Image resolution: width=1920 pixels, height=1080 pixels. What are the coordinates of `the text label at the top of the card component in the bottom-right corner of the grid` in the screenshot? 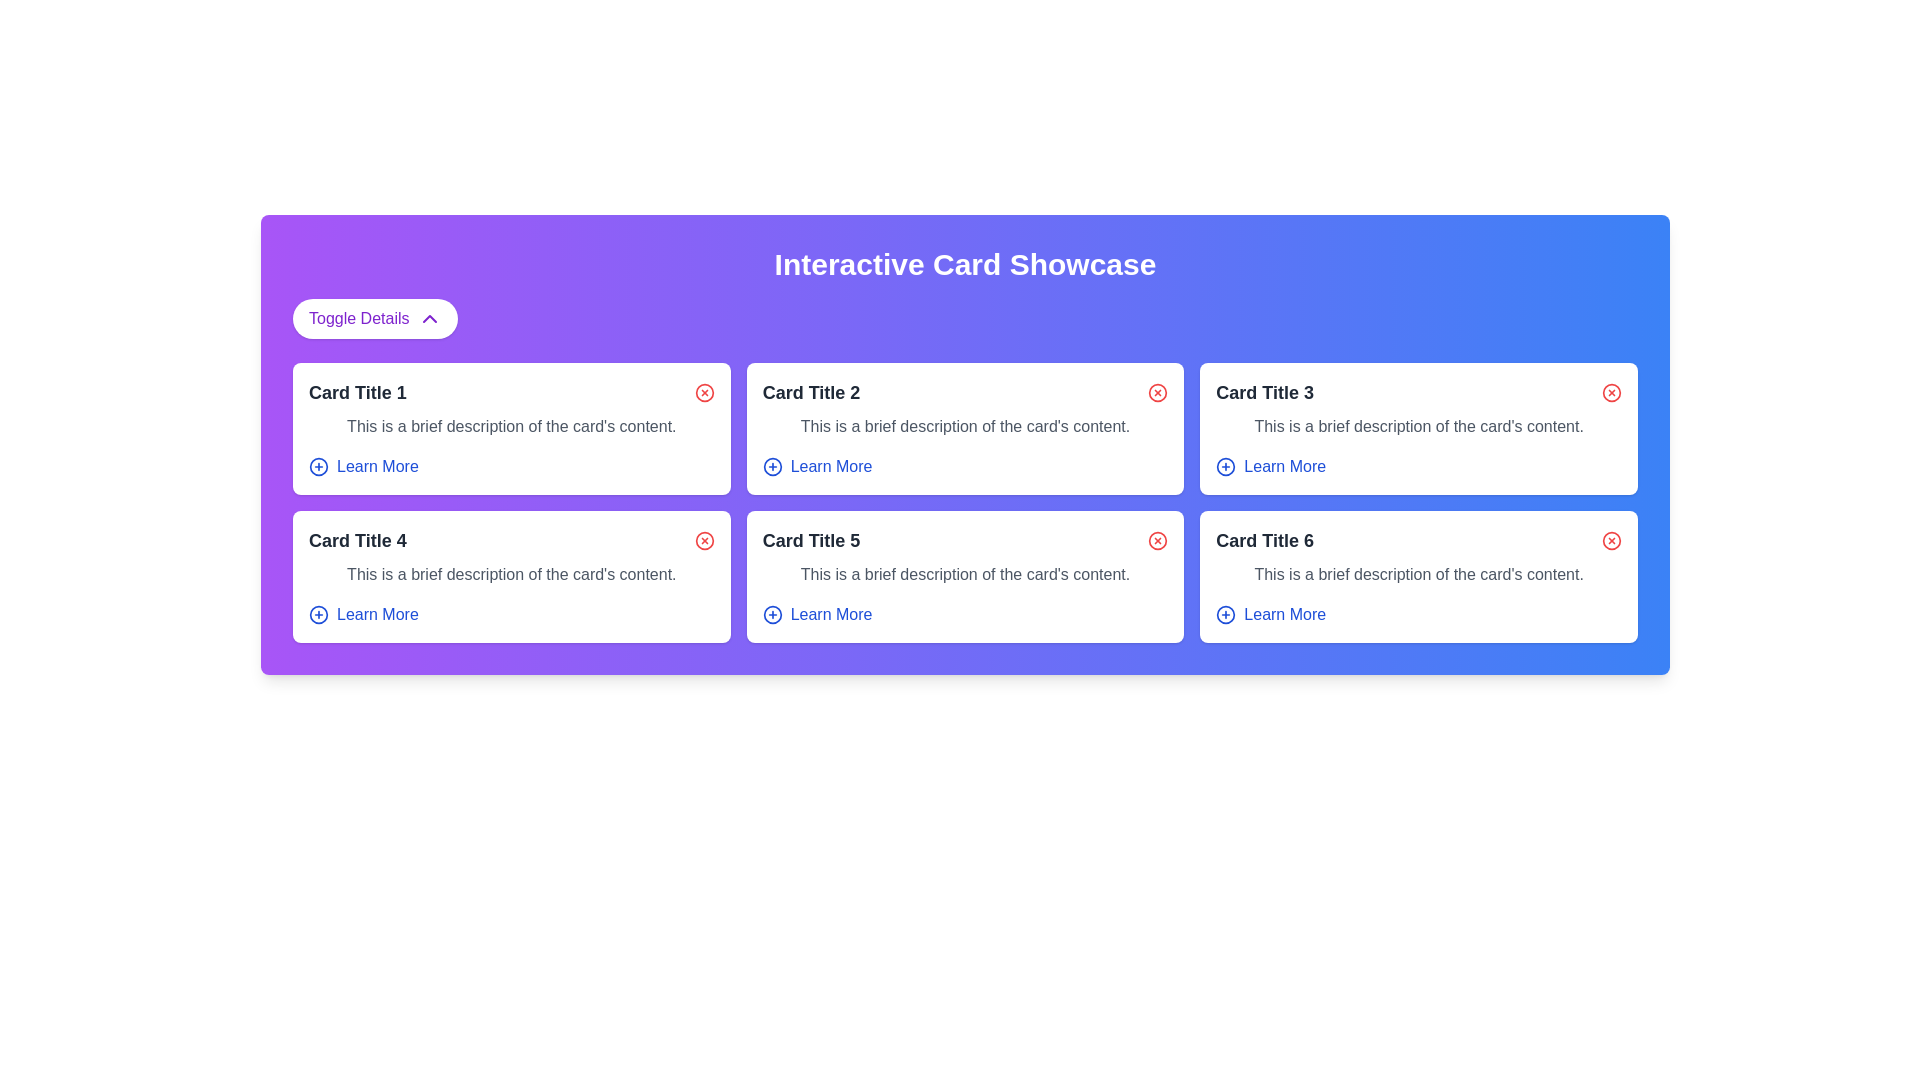 It's located at (1264, 540).